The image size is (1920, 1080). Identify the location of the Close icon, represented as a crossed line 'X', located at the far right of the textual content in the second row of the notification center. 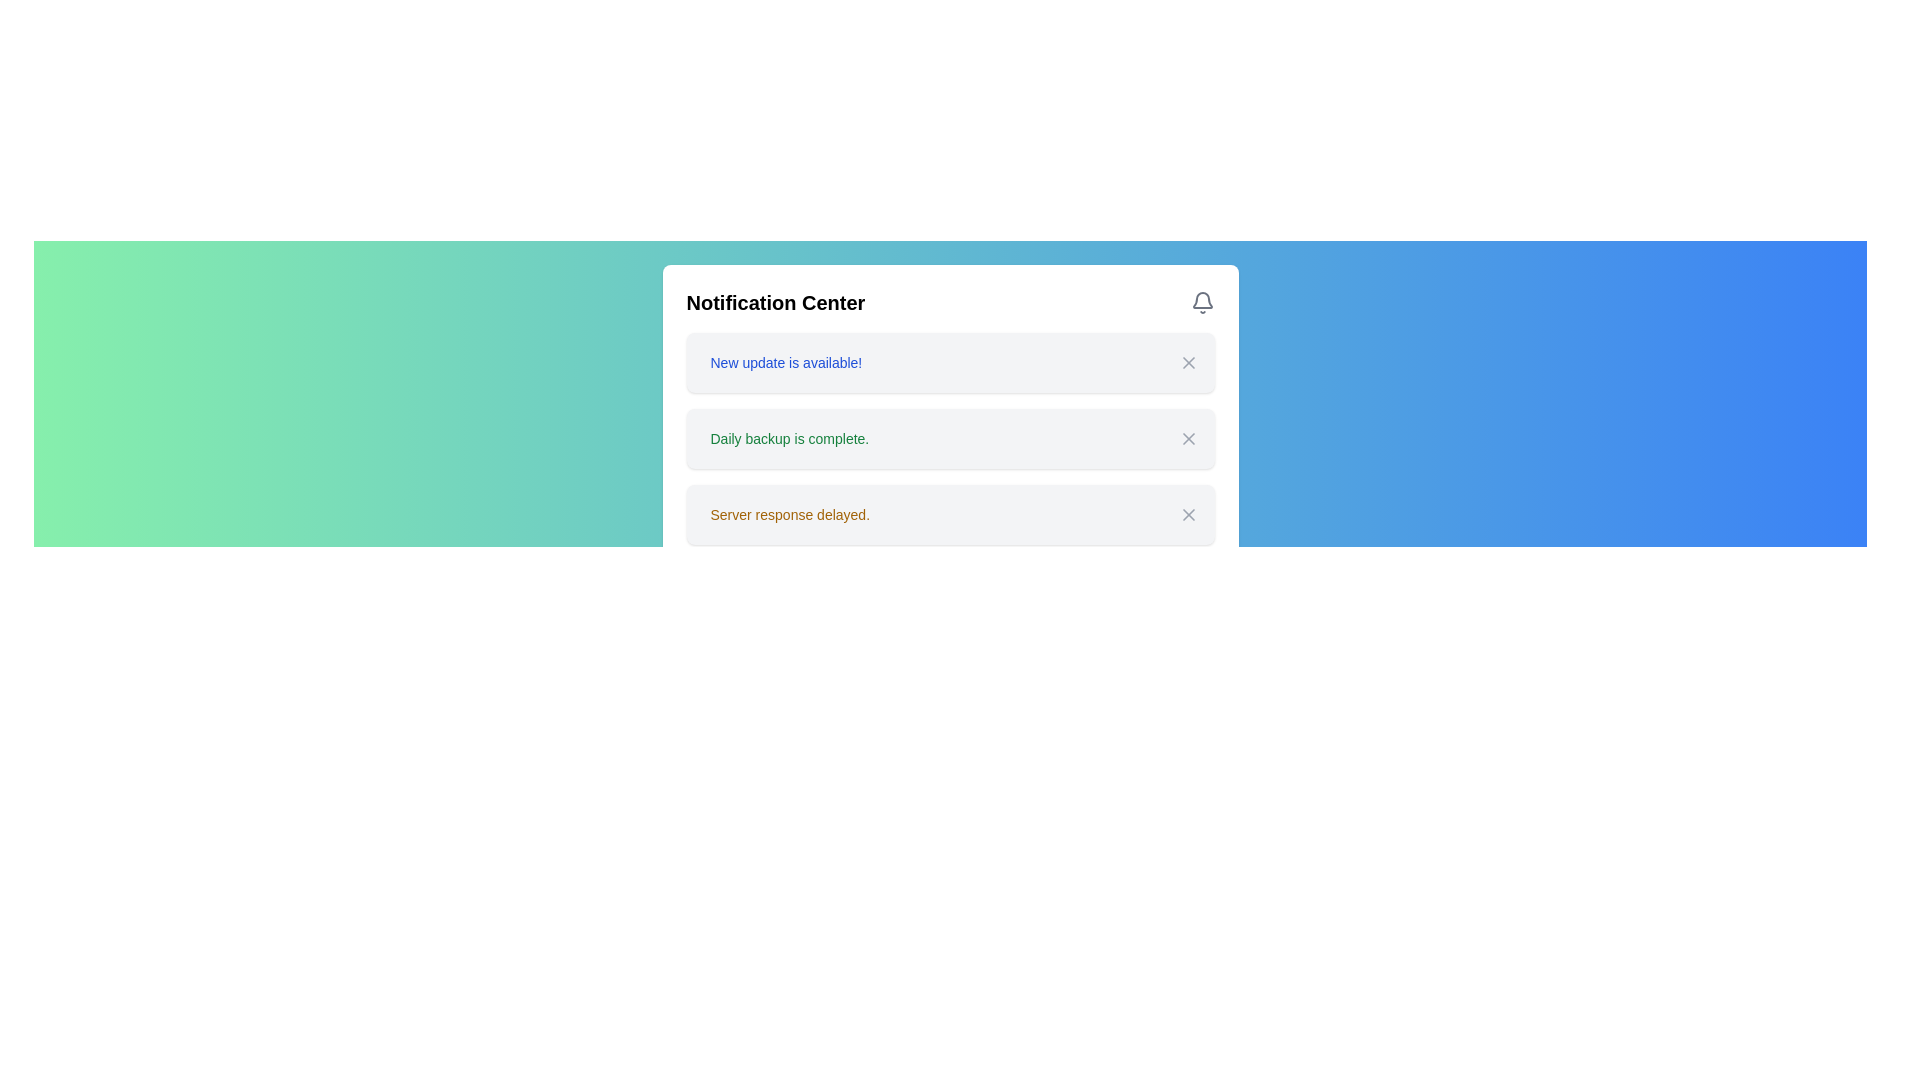
(1188, 438).